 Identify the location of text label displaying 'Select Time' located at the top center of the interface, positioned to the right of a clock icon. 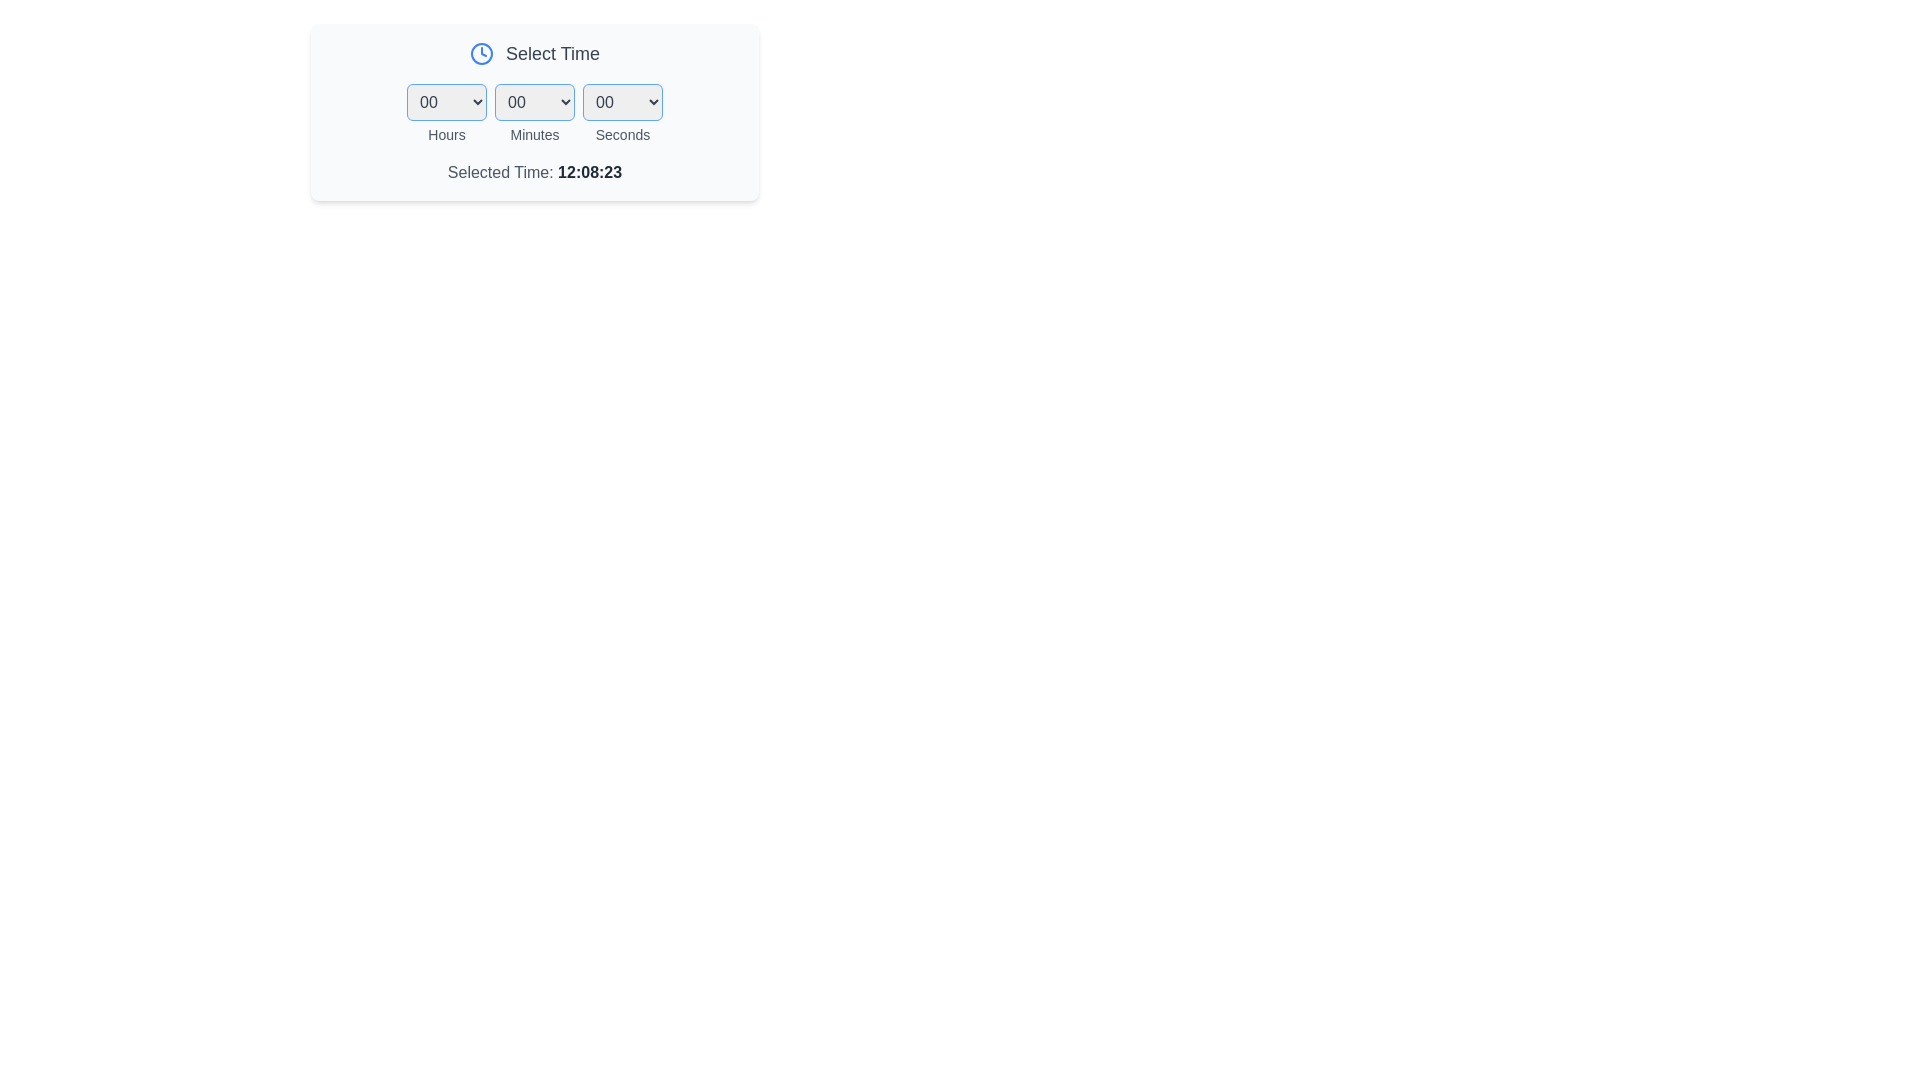
(552, 53).